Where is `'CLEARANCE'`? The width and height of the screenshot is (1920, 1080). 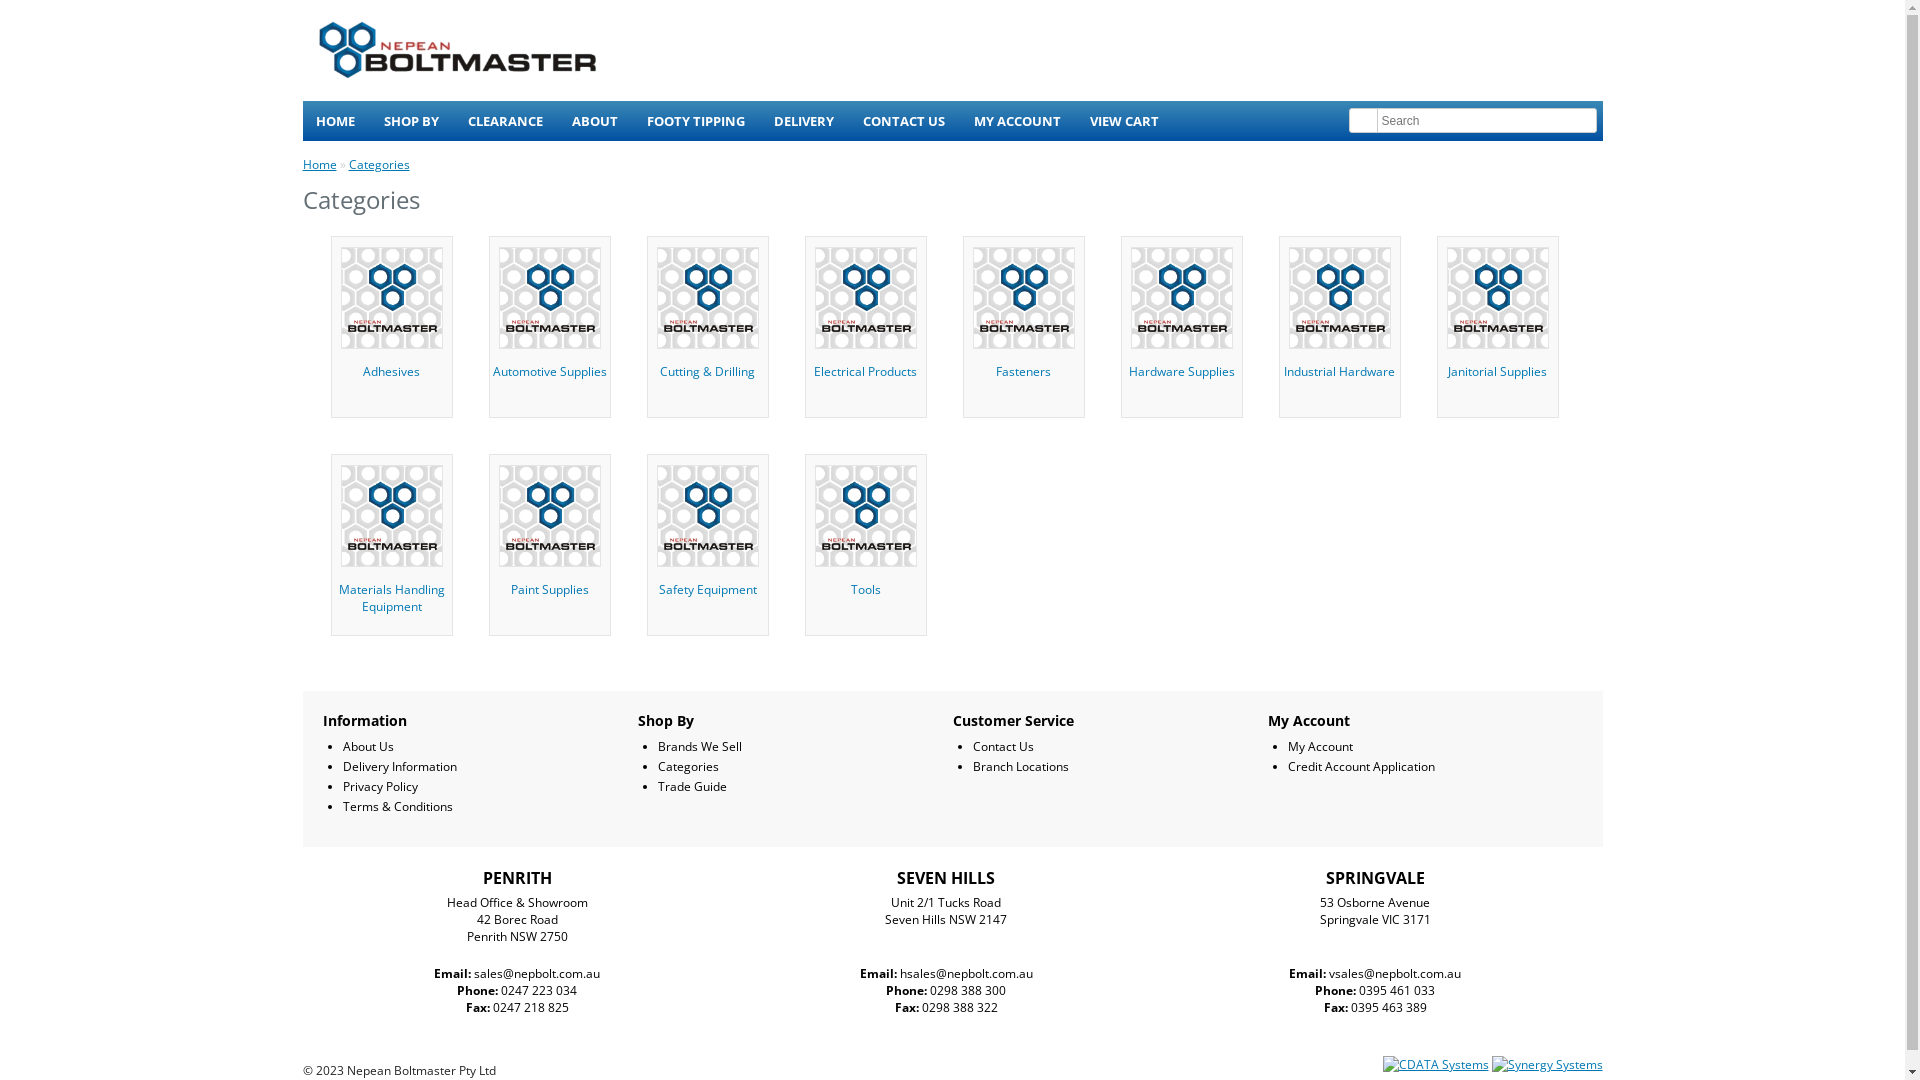
'CLEARANCE' is located at coordinates (504, 120).